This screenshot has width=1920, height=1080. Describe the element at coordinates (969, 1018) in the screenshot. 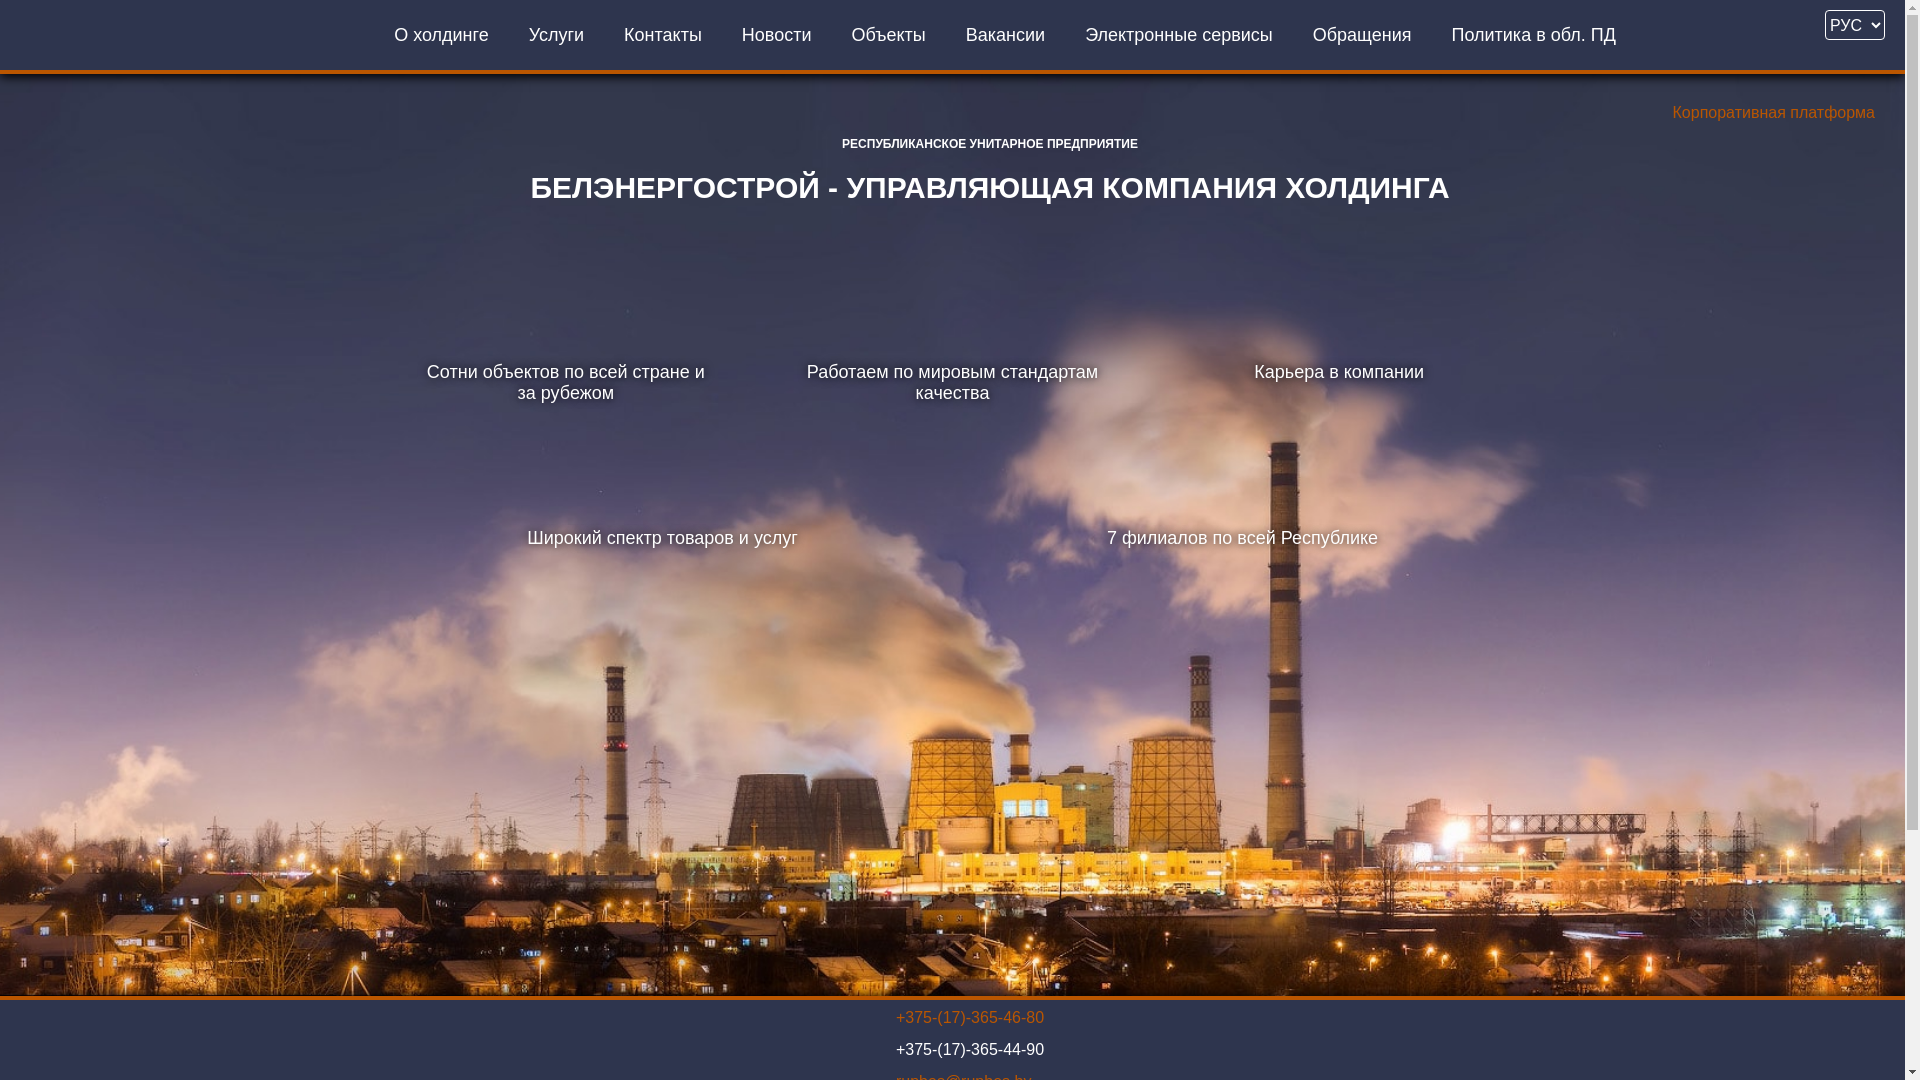

I see `'+375-(17)-365-46-80'` at that location.